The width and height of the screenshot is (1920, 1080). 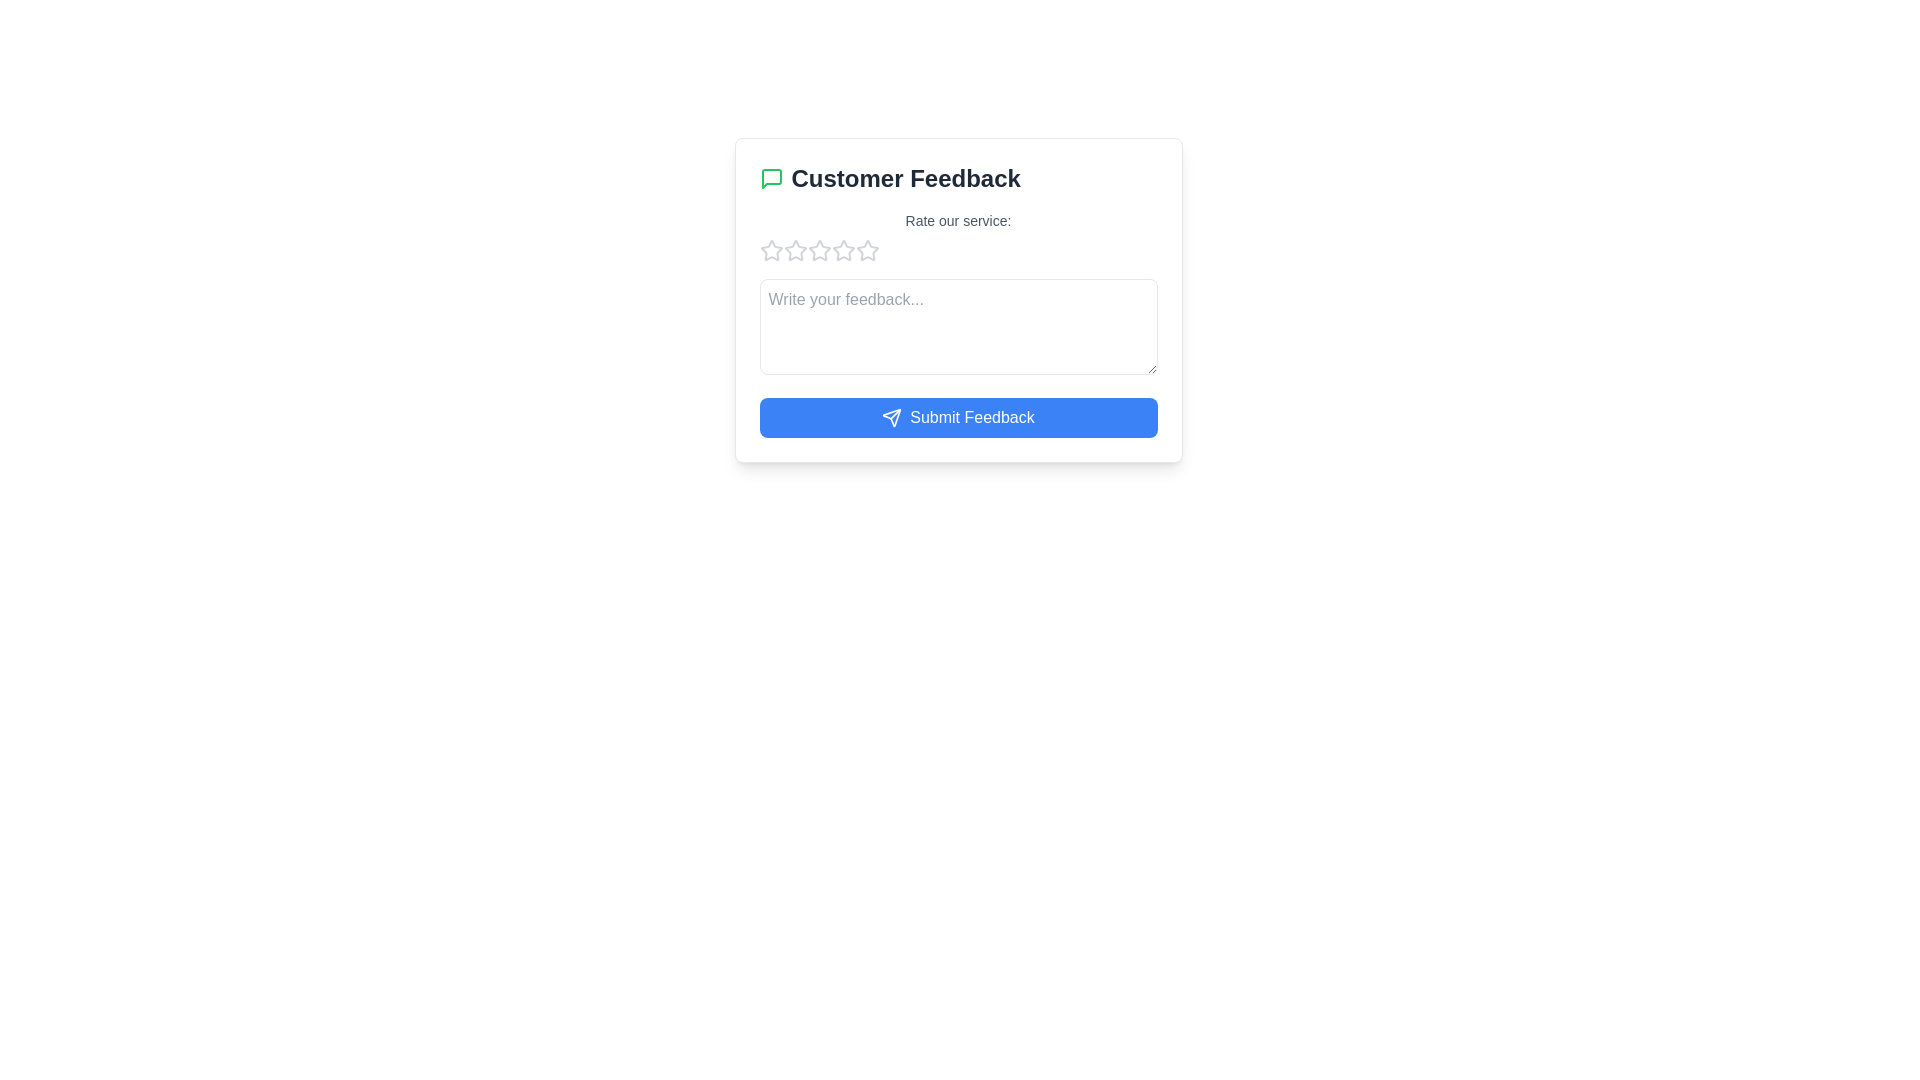 What do you see at coordinates (957, 220) in the screenshot?
I see `the static text label reading 'Rate our service:' which is located near the top of the feedback form, above the star rating interface` at bounding box center [957, 220].